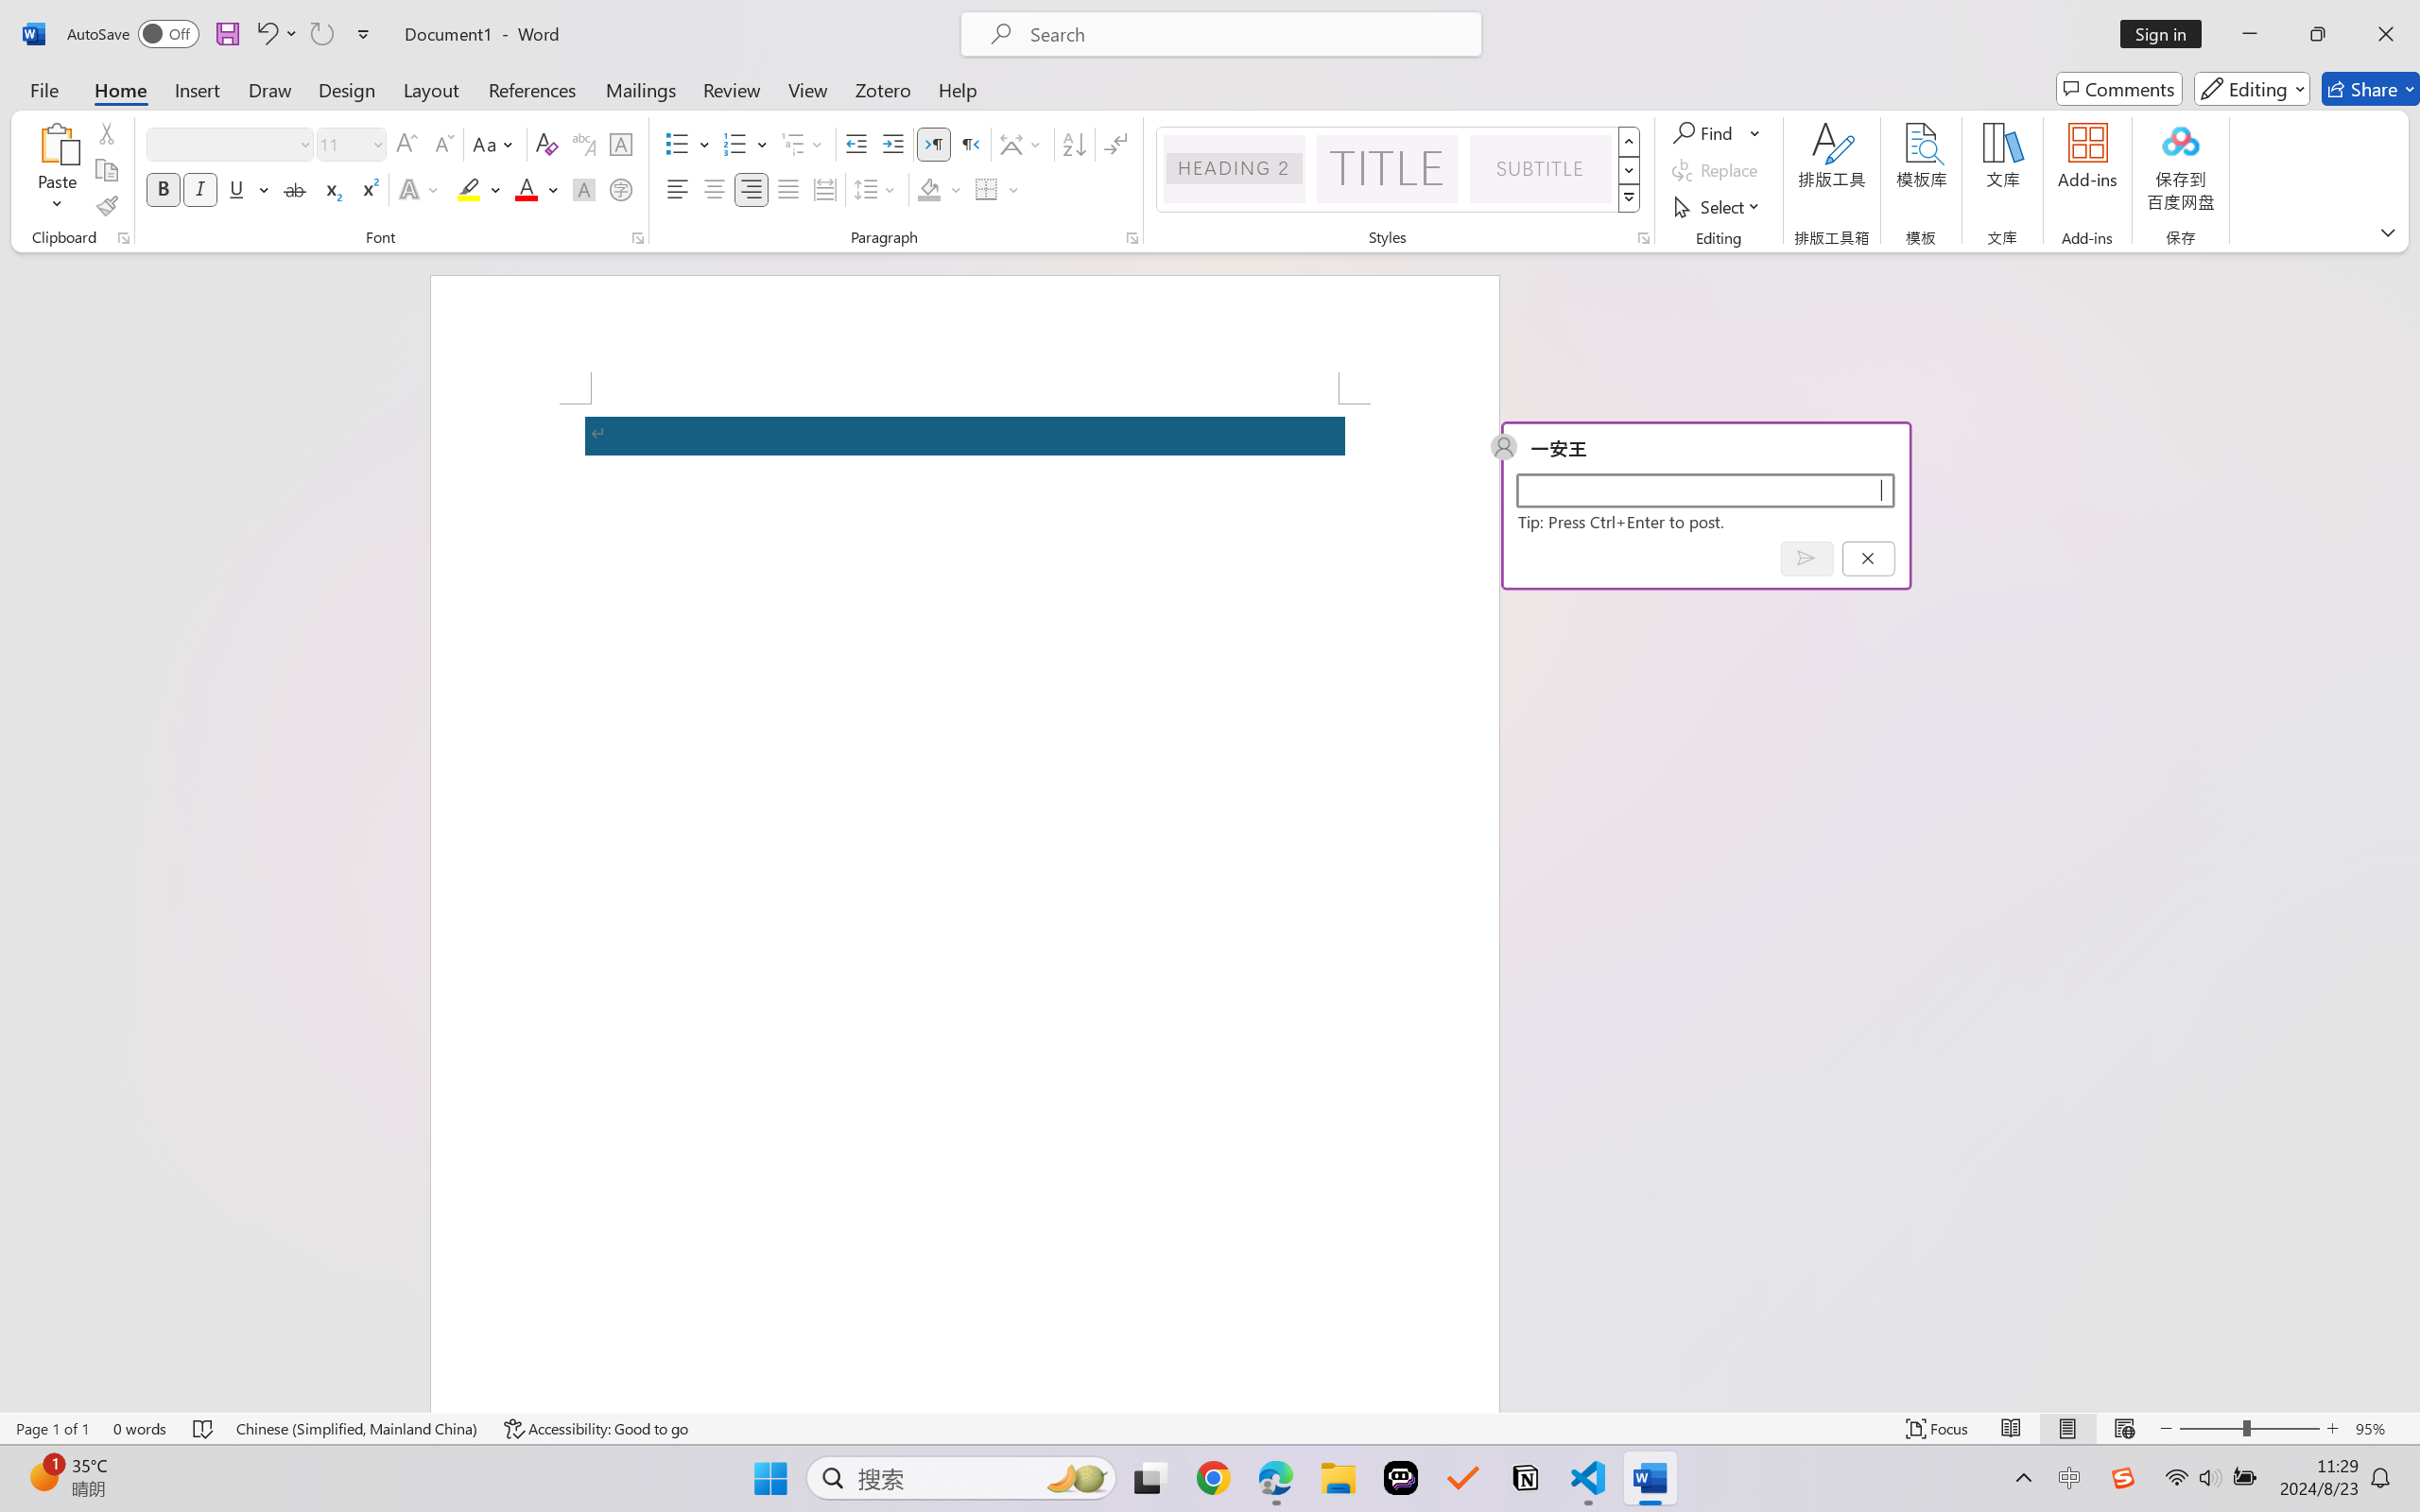 The height and width of the screenshot is (1512, 2420). I want to click on 'Repeat TCSCTranslate', so click(320, 33).